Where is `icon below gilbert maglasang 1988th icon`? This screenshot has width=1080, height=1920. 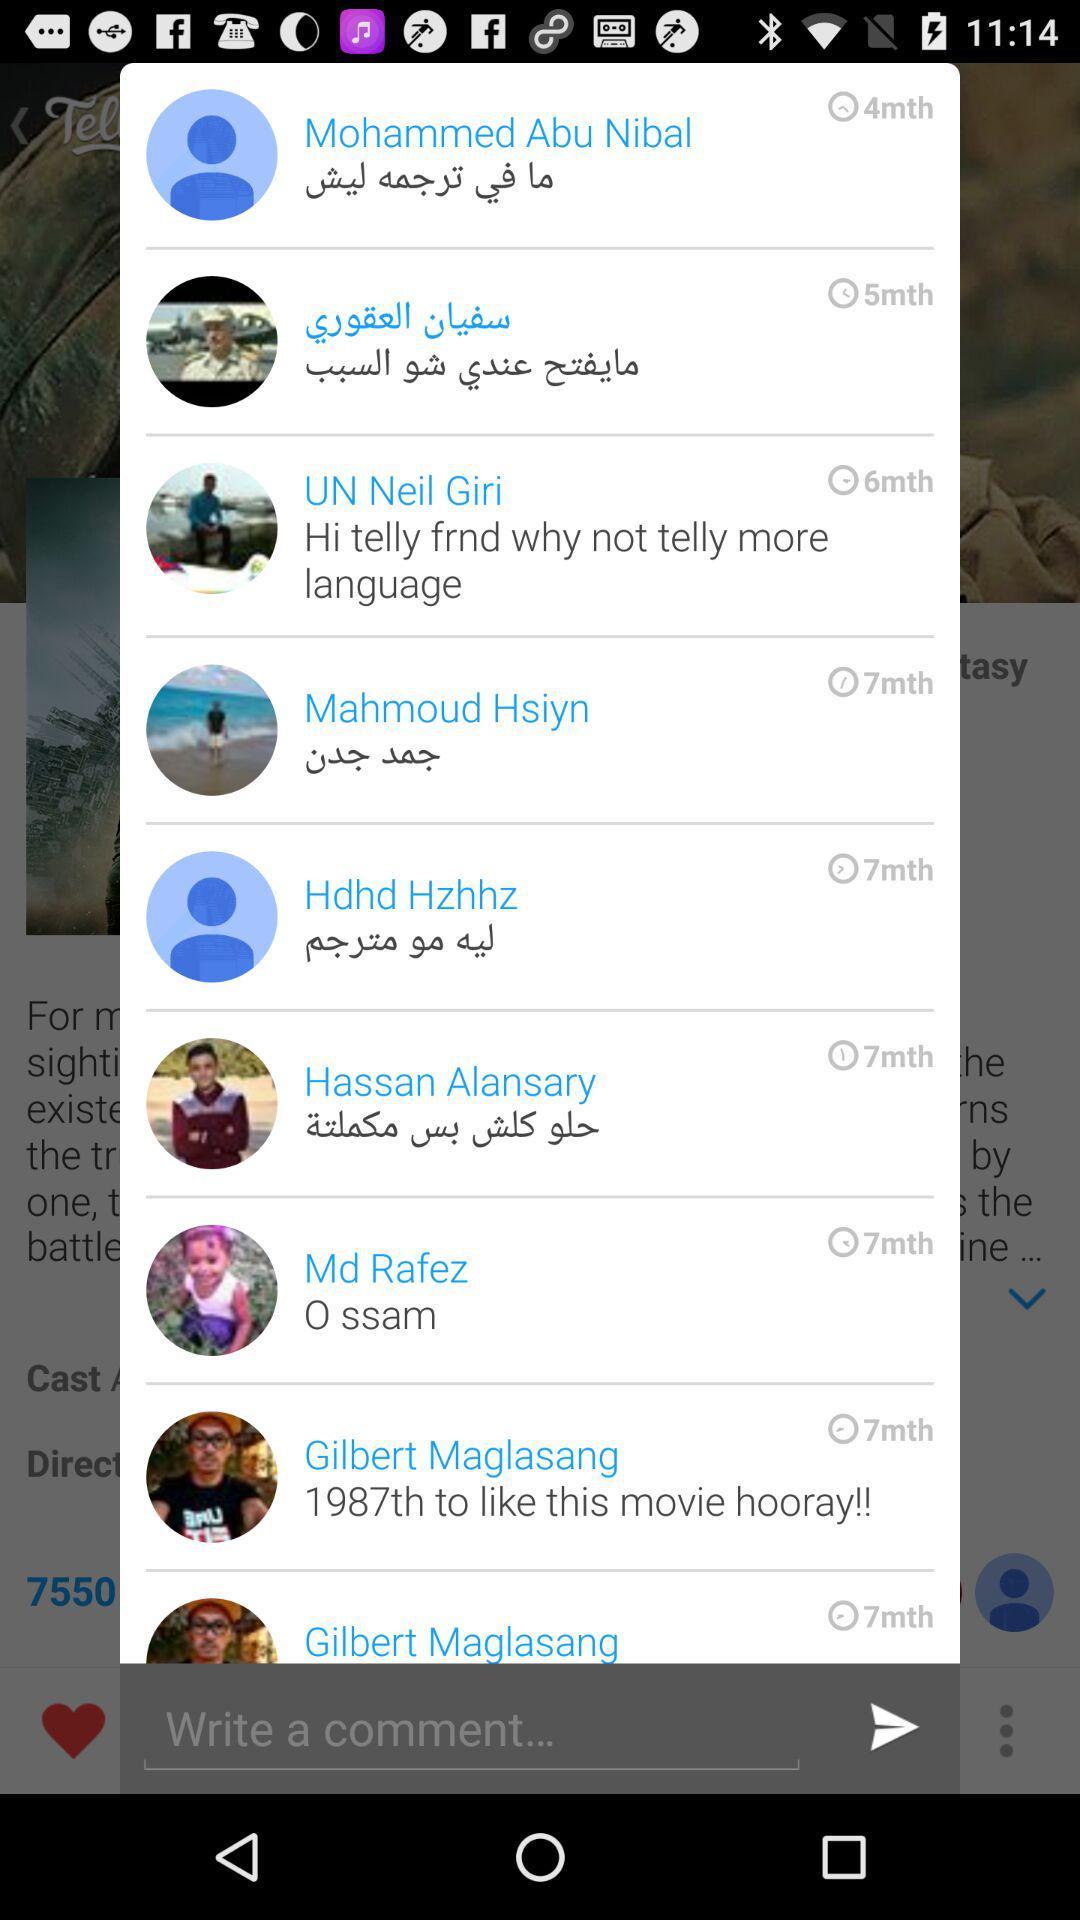
icon below gilbert maglasang 1988th icon is located at coordinates (890, 1727).